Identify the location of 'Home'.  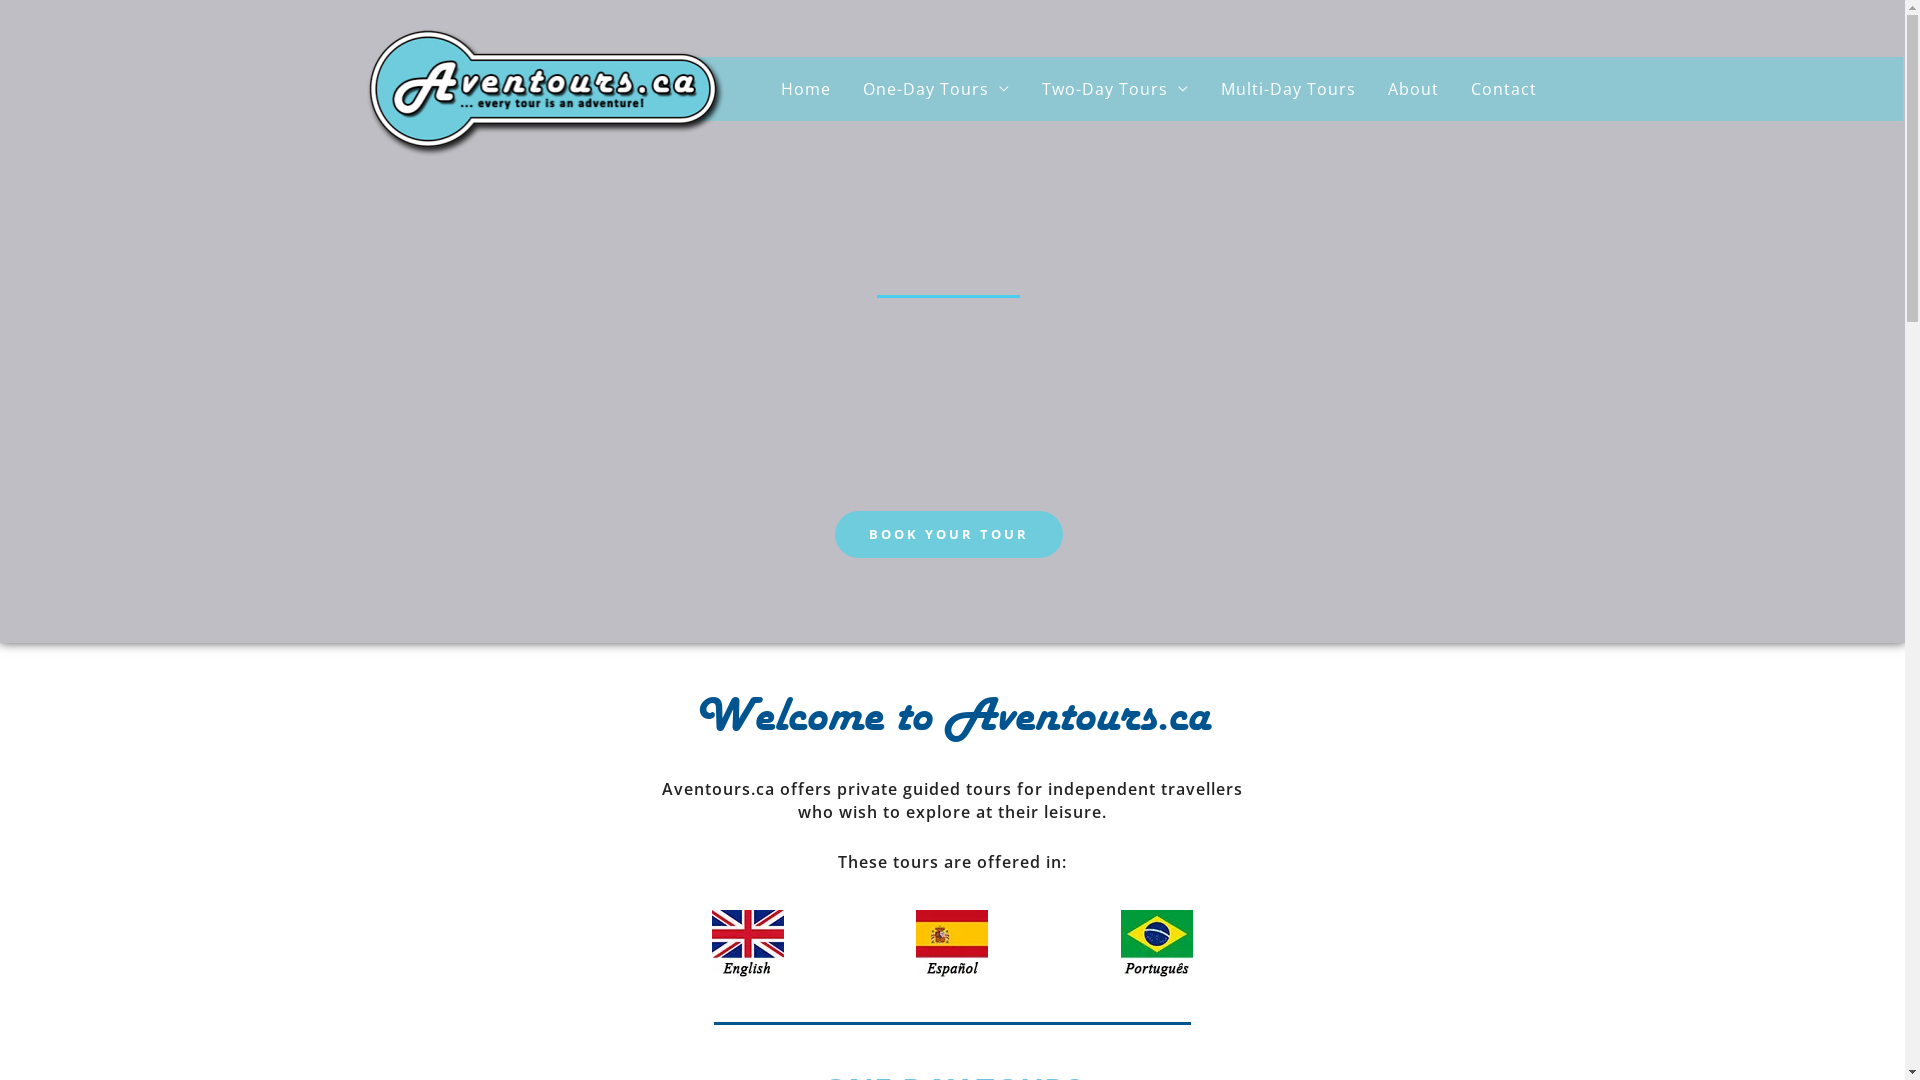
(805, 87).